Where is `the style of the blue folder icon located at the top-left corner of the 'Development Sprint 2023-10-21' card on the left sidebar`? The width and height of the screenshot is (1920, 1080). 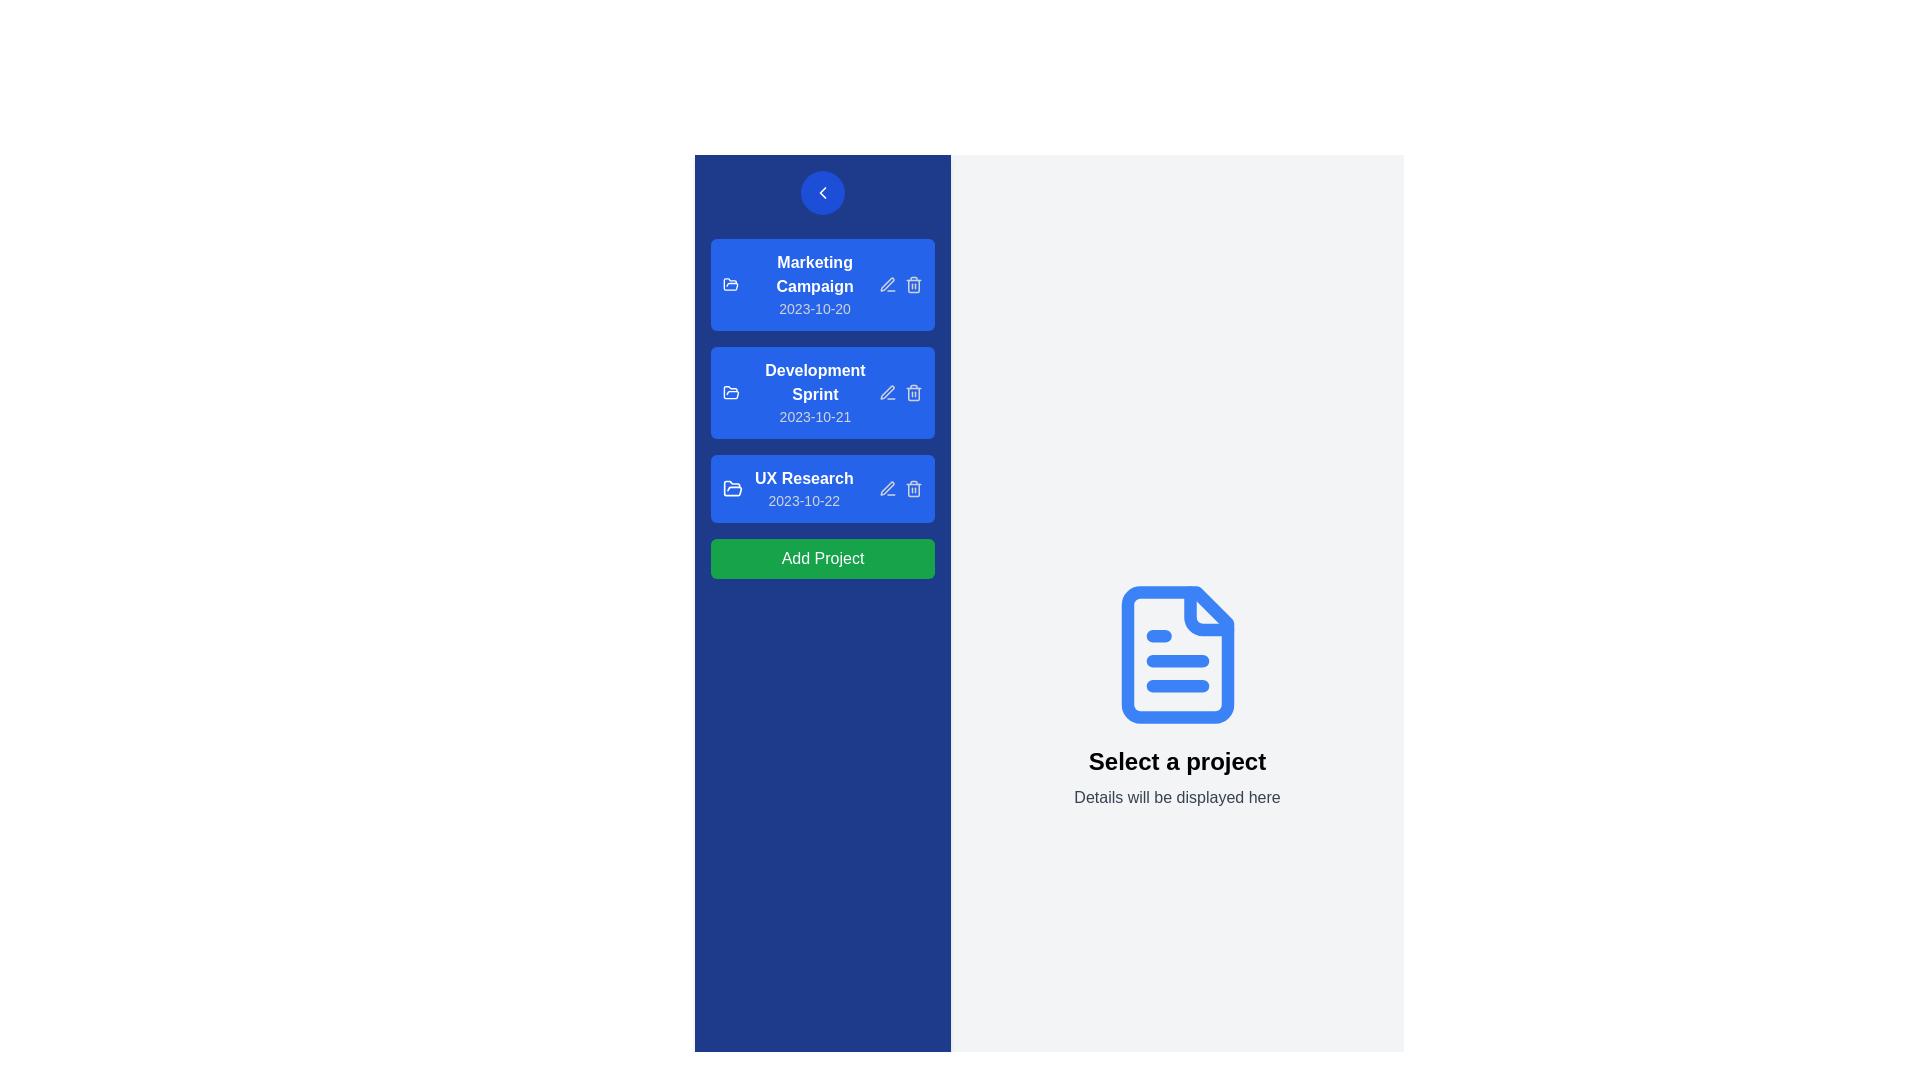 the style of the blue folder icon located at the top-left corner of the 'Development Sprint 2023-10-21' card on the left sidebar is located at coordinates (730, 392).